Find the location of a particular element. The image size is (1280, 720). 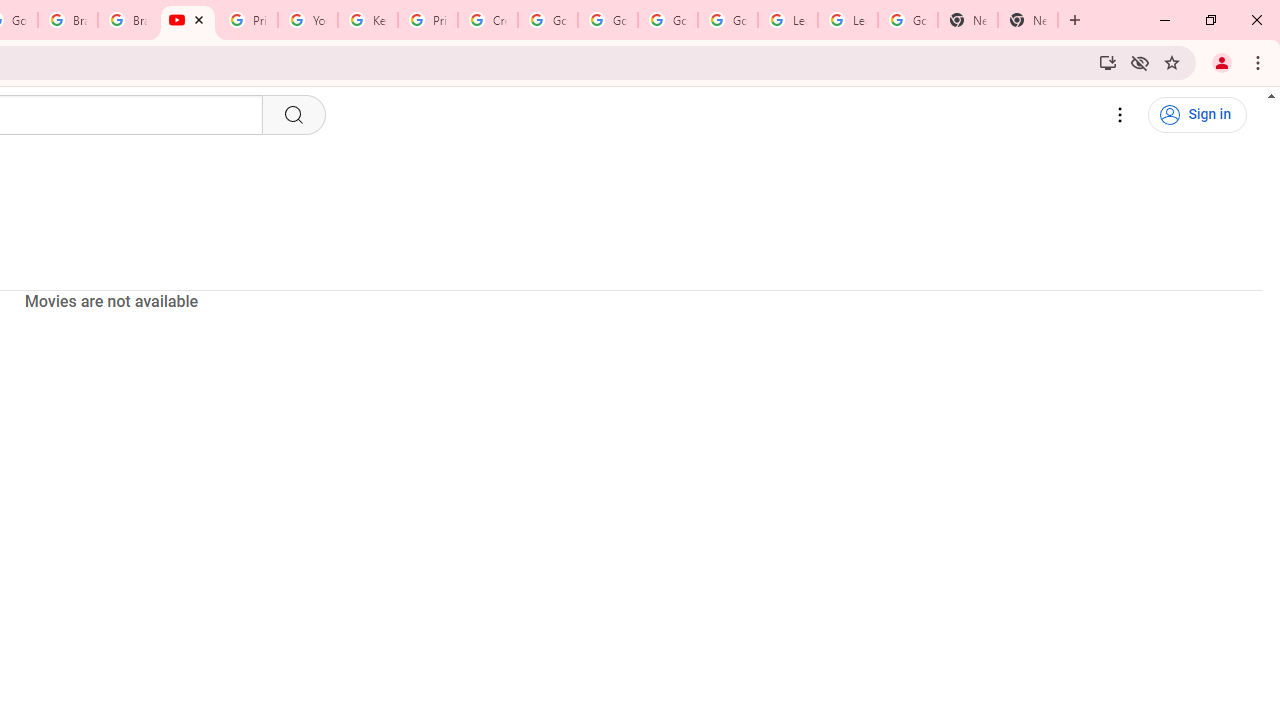

'New Tab' is located at coordinates (968, 20).